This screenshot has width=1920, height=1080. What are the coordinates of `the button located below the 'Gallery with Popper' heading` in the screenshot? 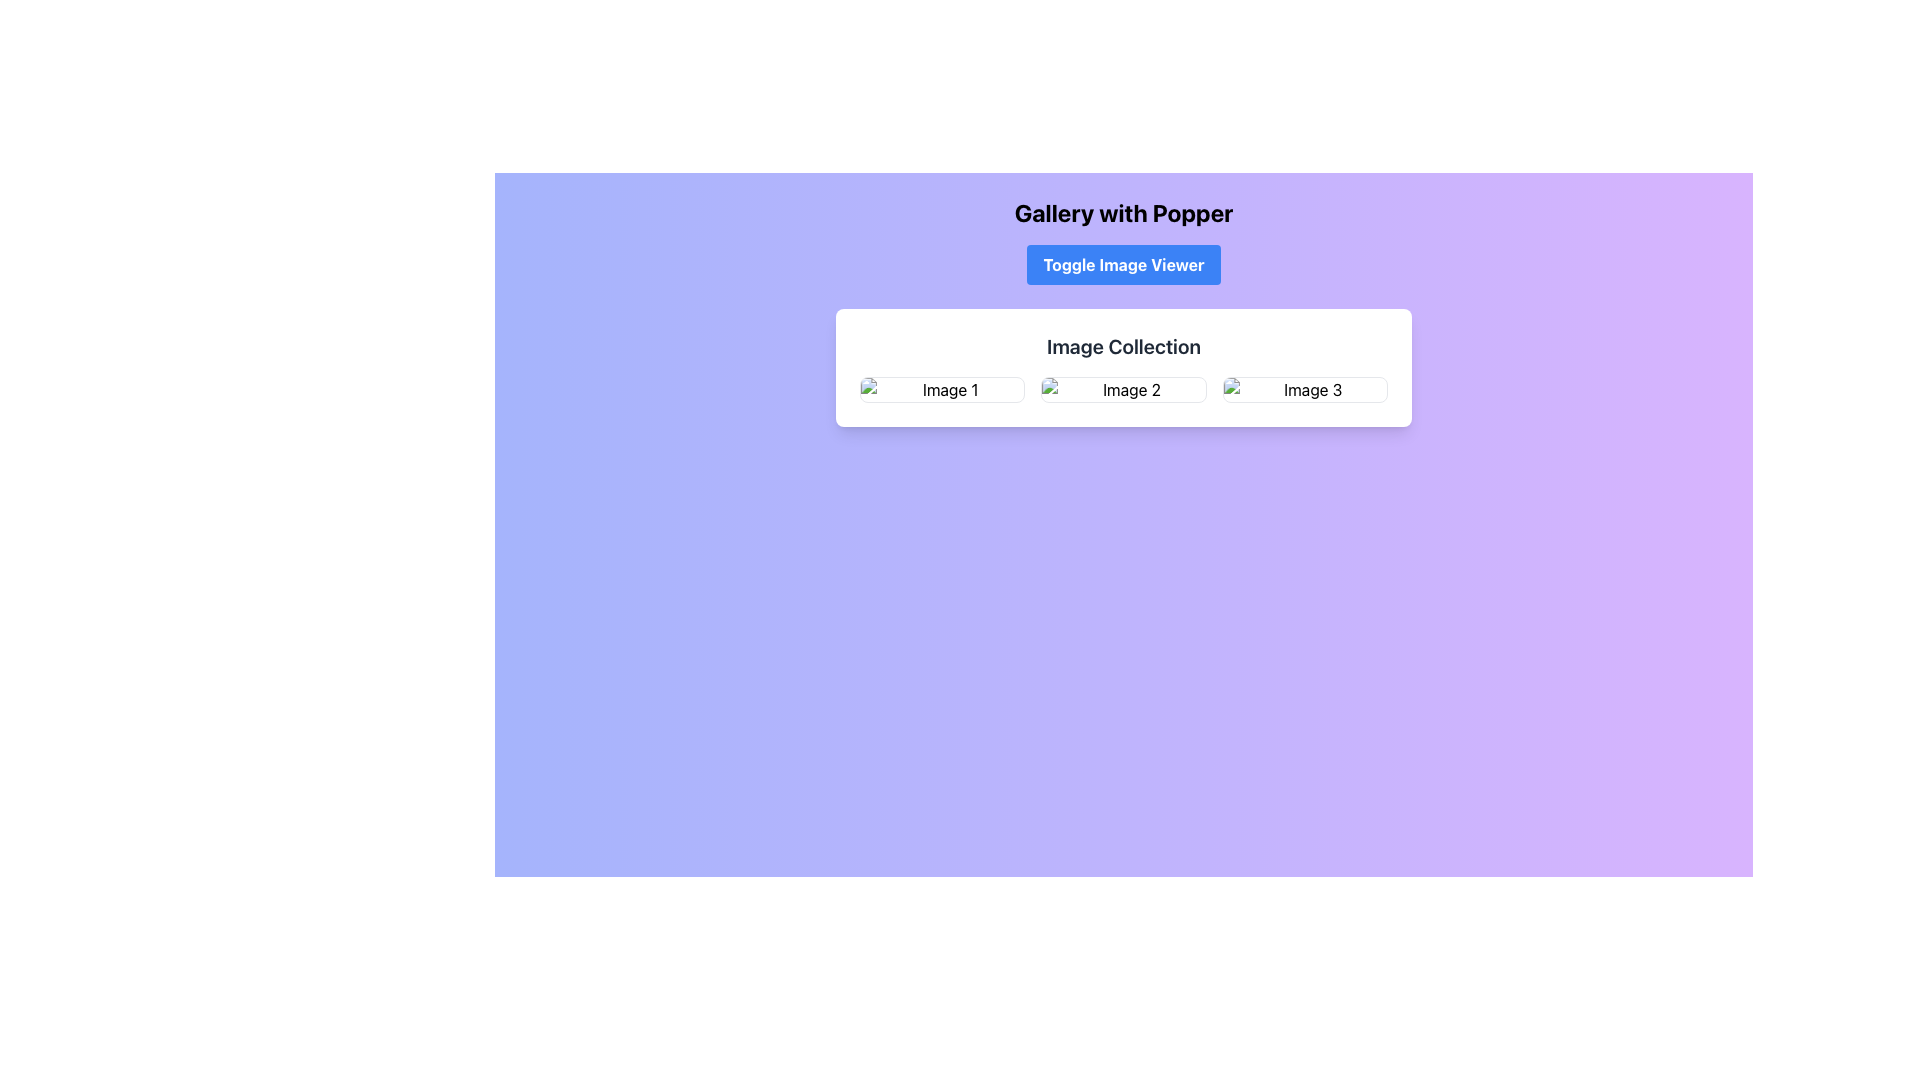 It's located at (1123, 264).